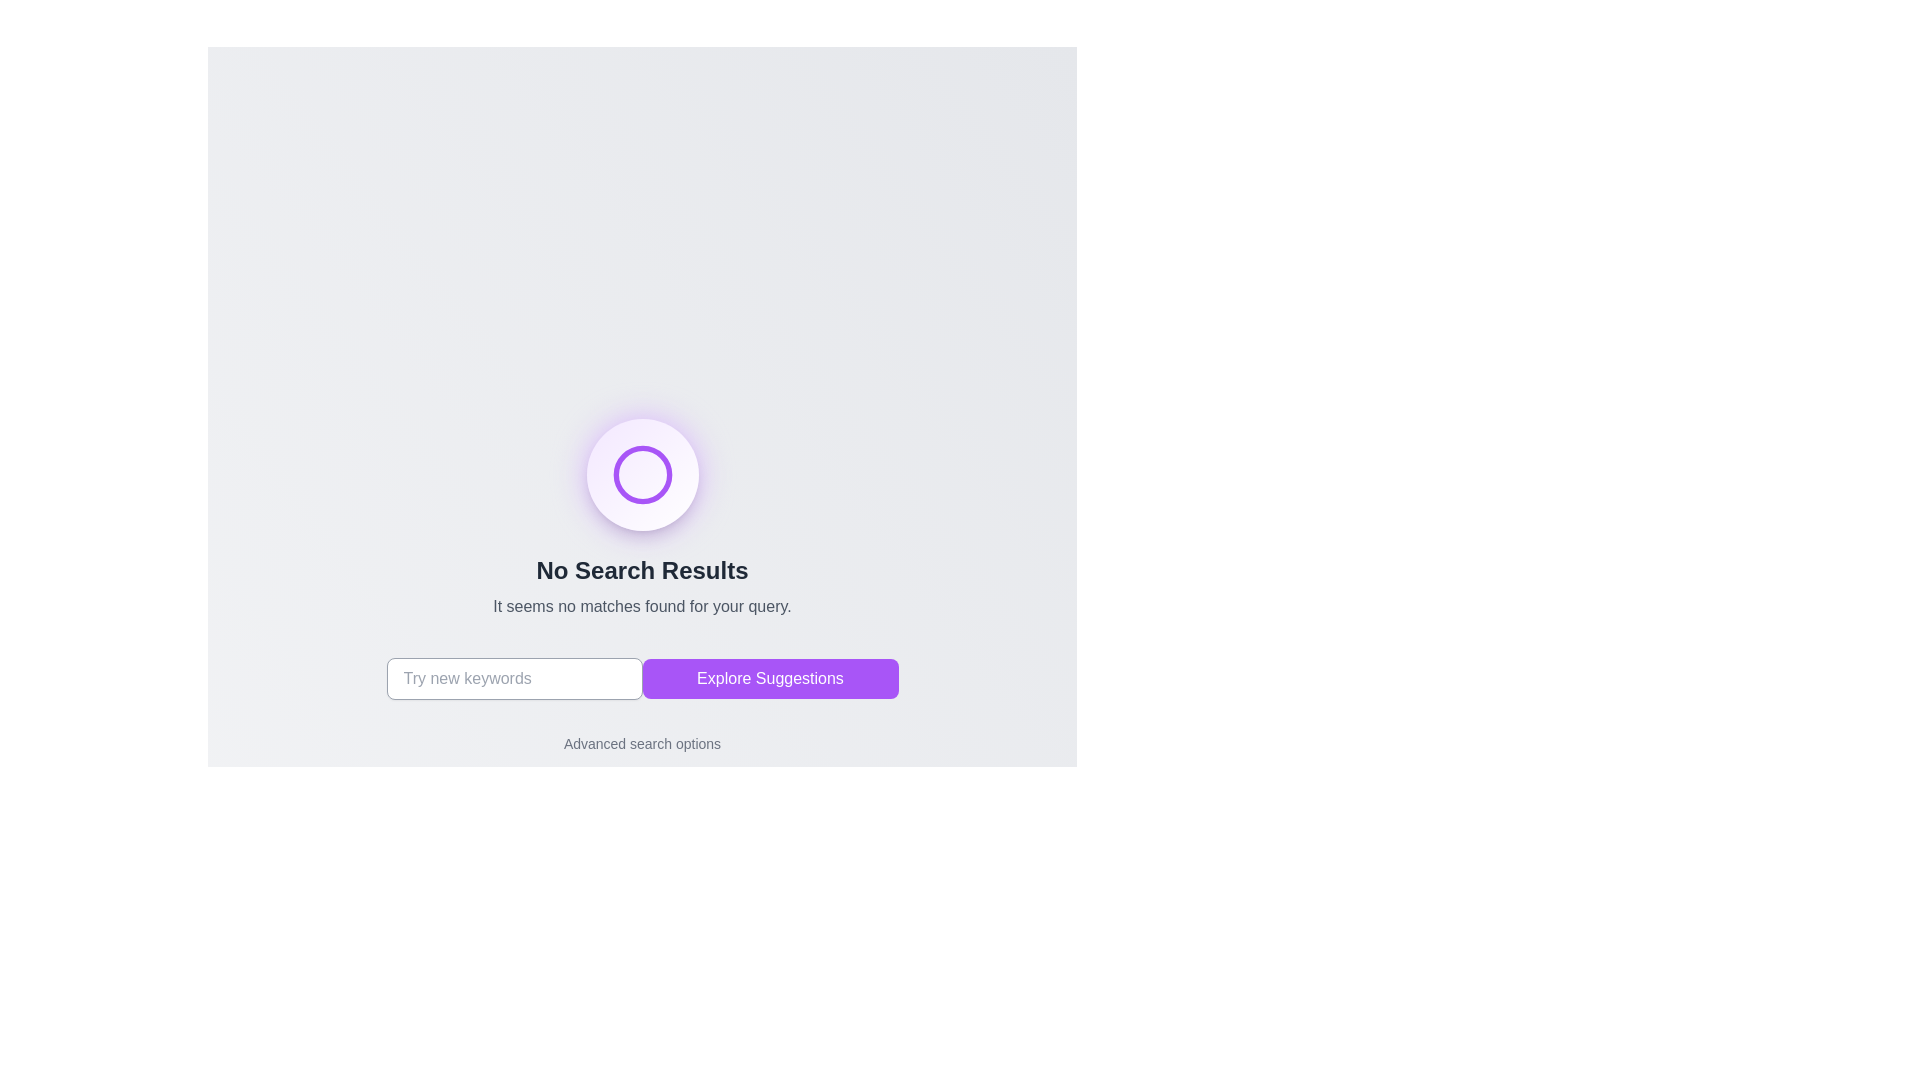 Image resolution: width=1920 pixels, height=1080 pixels. What do you see at coordinates (642, 605) in the screenshot?
I see `the text label that reads 'It seems no matches found for your query.' which is displayed in a smaller, light gray font beneath the title 'No Search Results'` at bounding box center [642, 605].